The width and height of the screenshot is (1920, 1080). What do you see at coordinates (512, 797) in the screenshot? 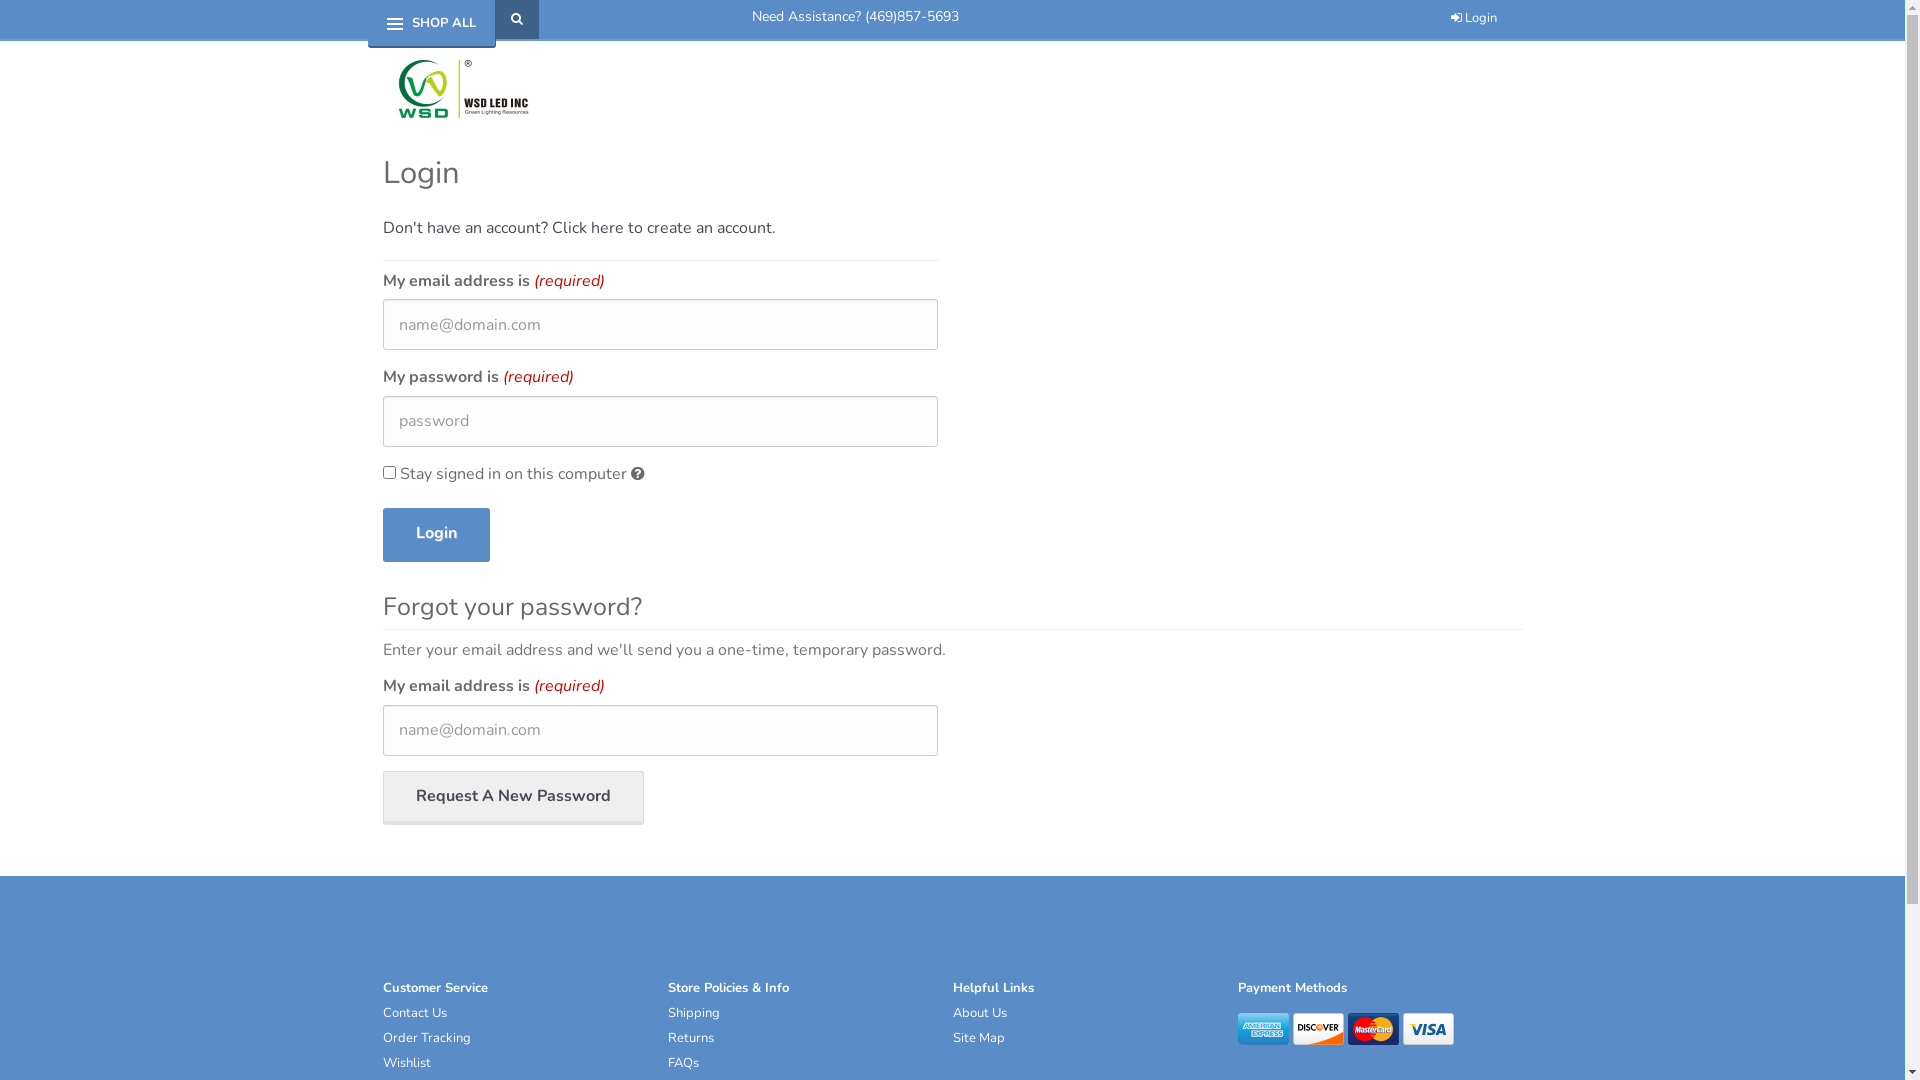
I see `'Request A New Password'` at bounding box center [512, 797].